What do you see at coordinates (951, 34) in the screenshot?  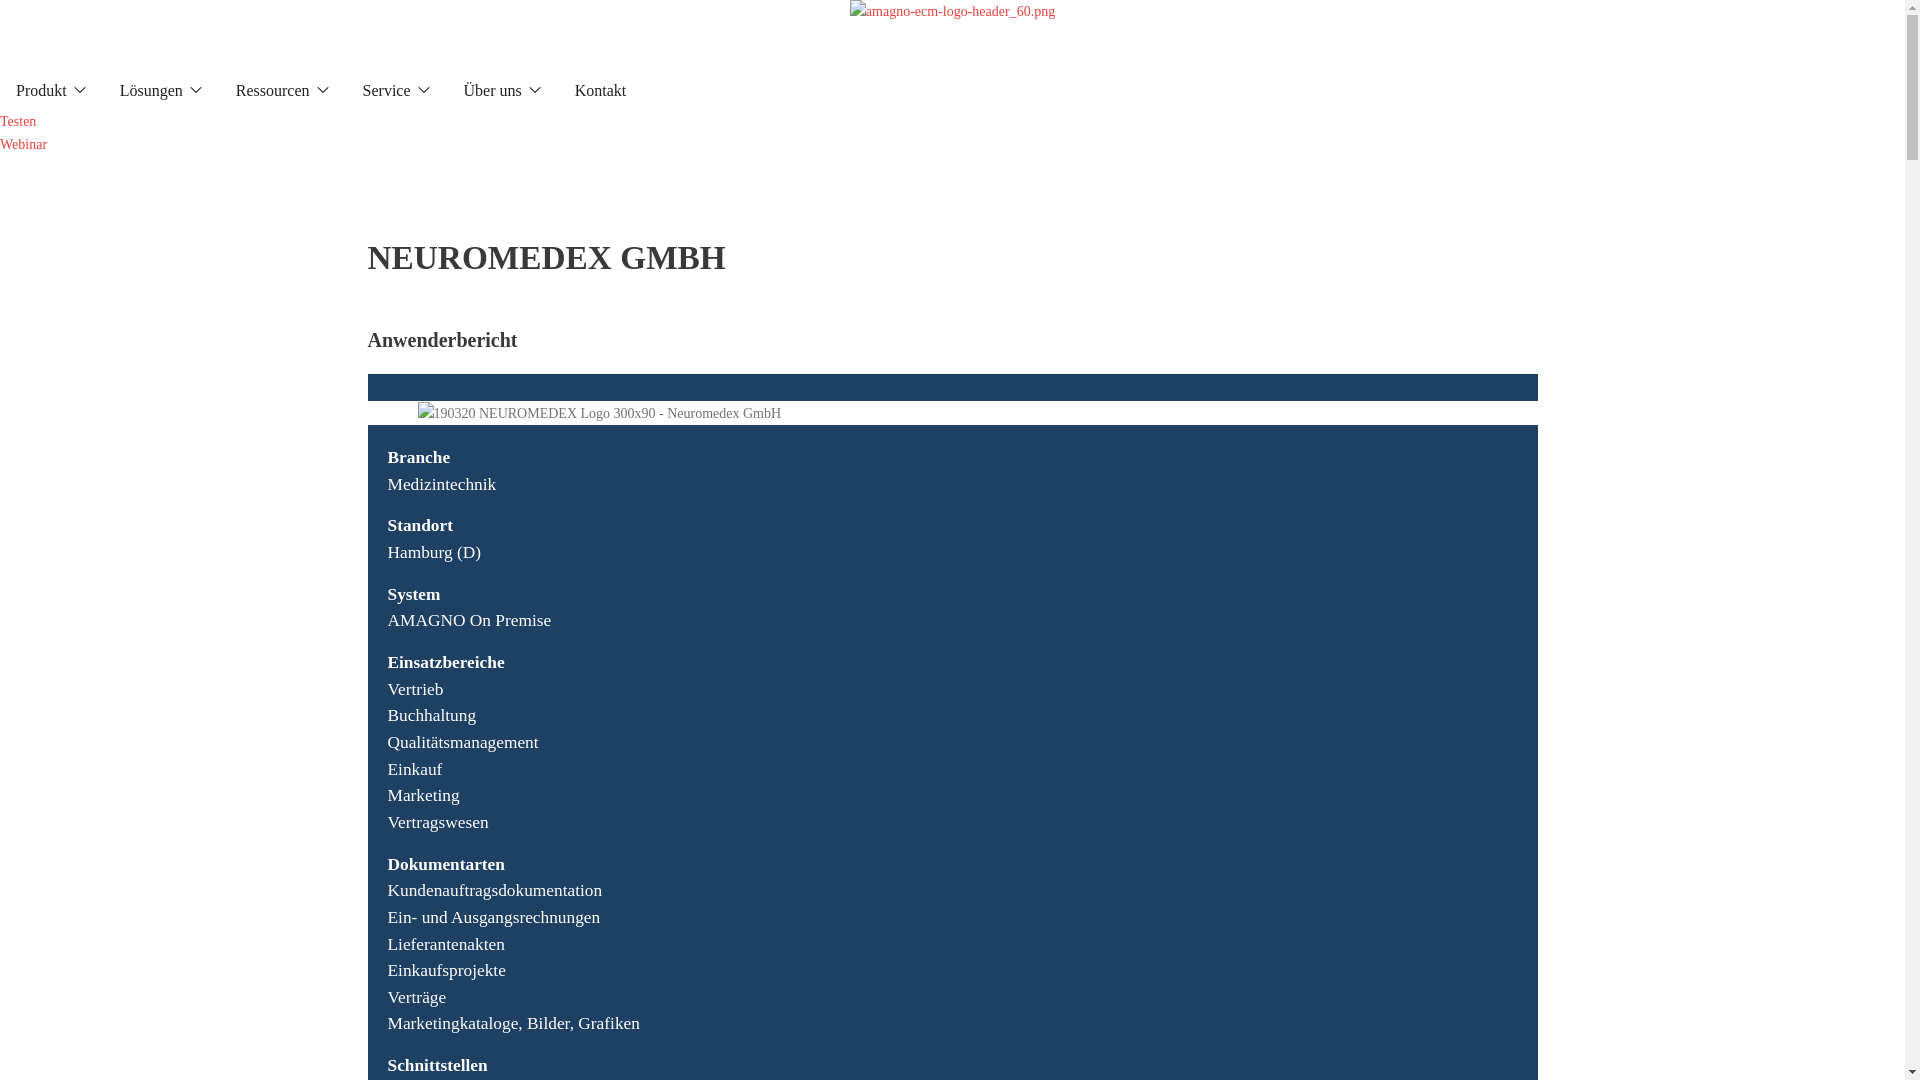 I see `'amagno-ecm-logo-header_60.png'` at bounding box center [951, 34].